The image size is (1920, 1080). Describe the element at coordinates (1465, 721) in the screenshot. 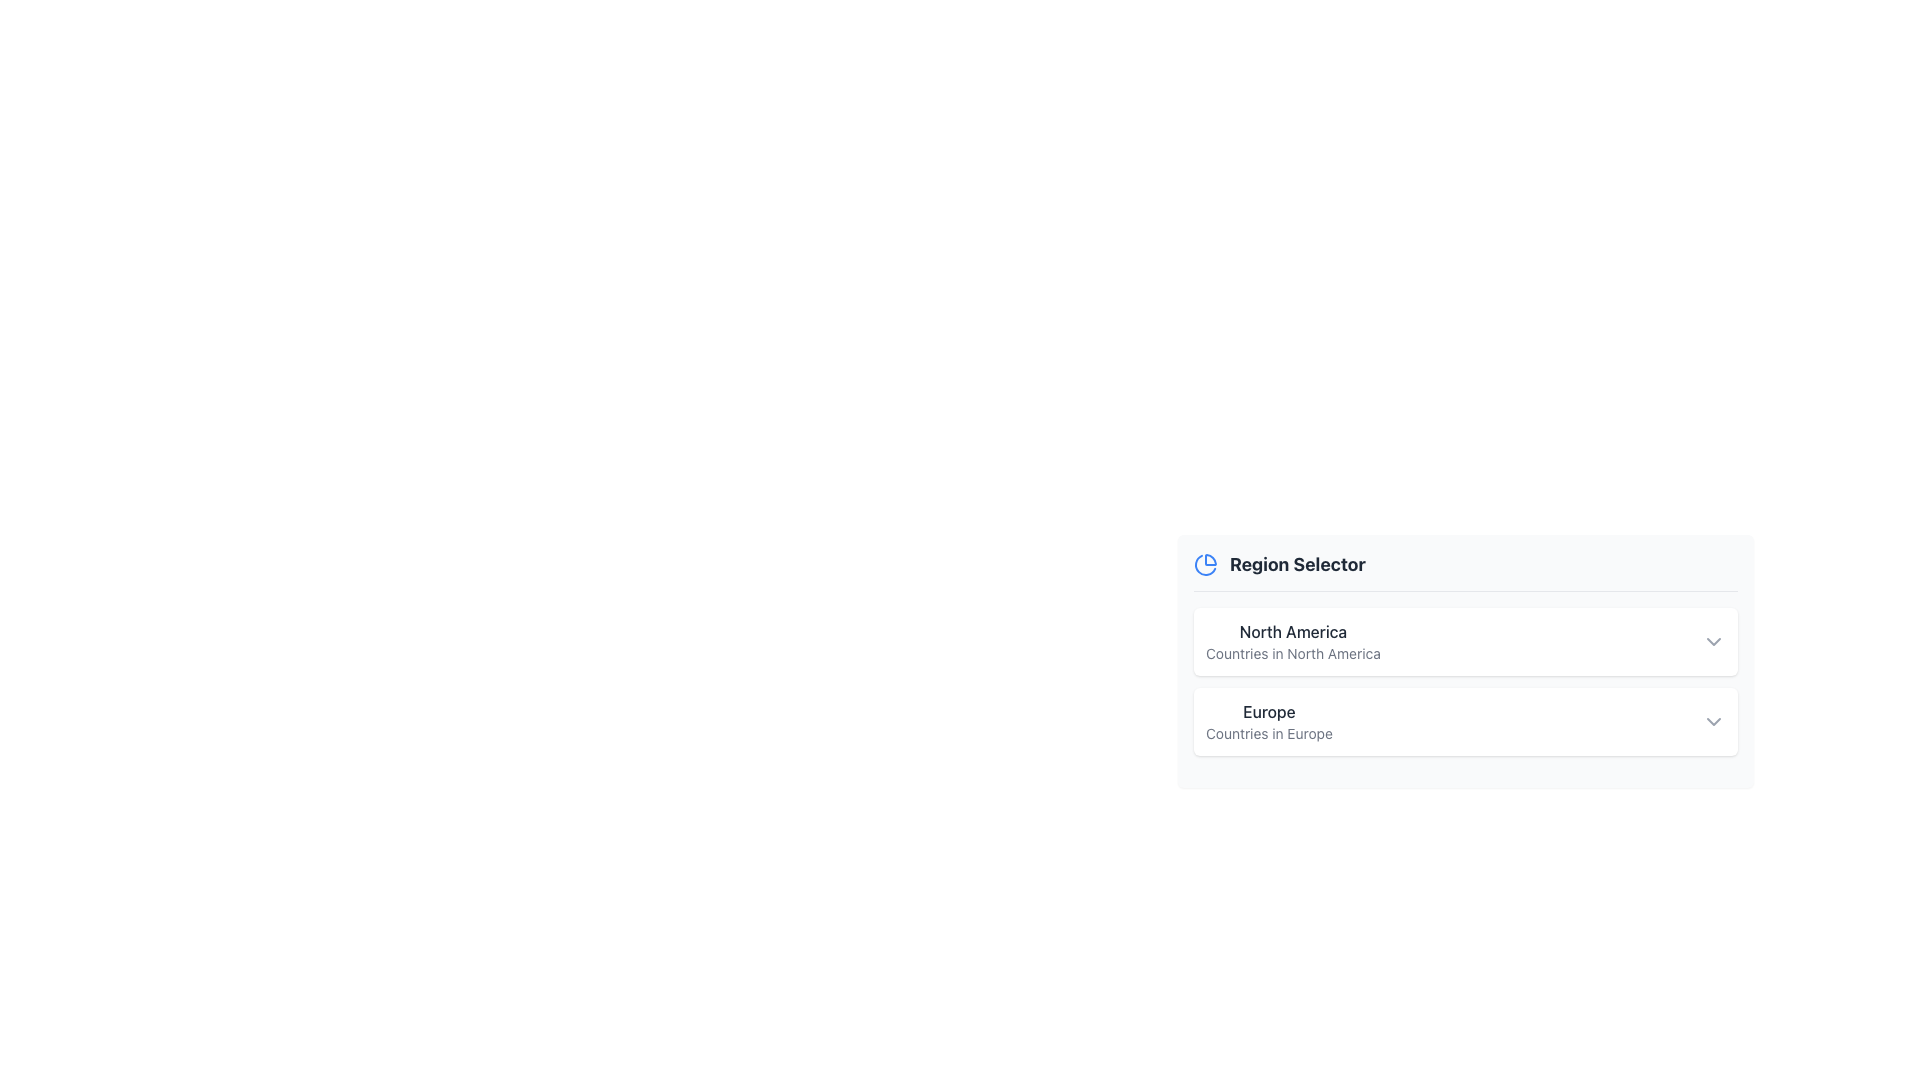

I see `the second list item labeled 'Europe'` at that location.